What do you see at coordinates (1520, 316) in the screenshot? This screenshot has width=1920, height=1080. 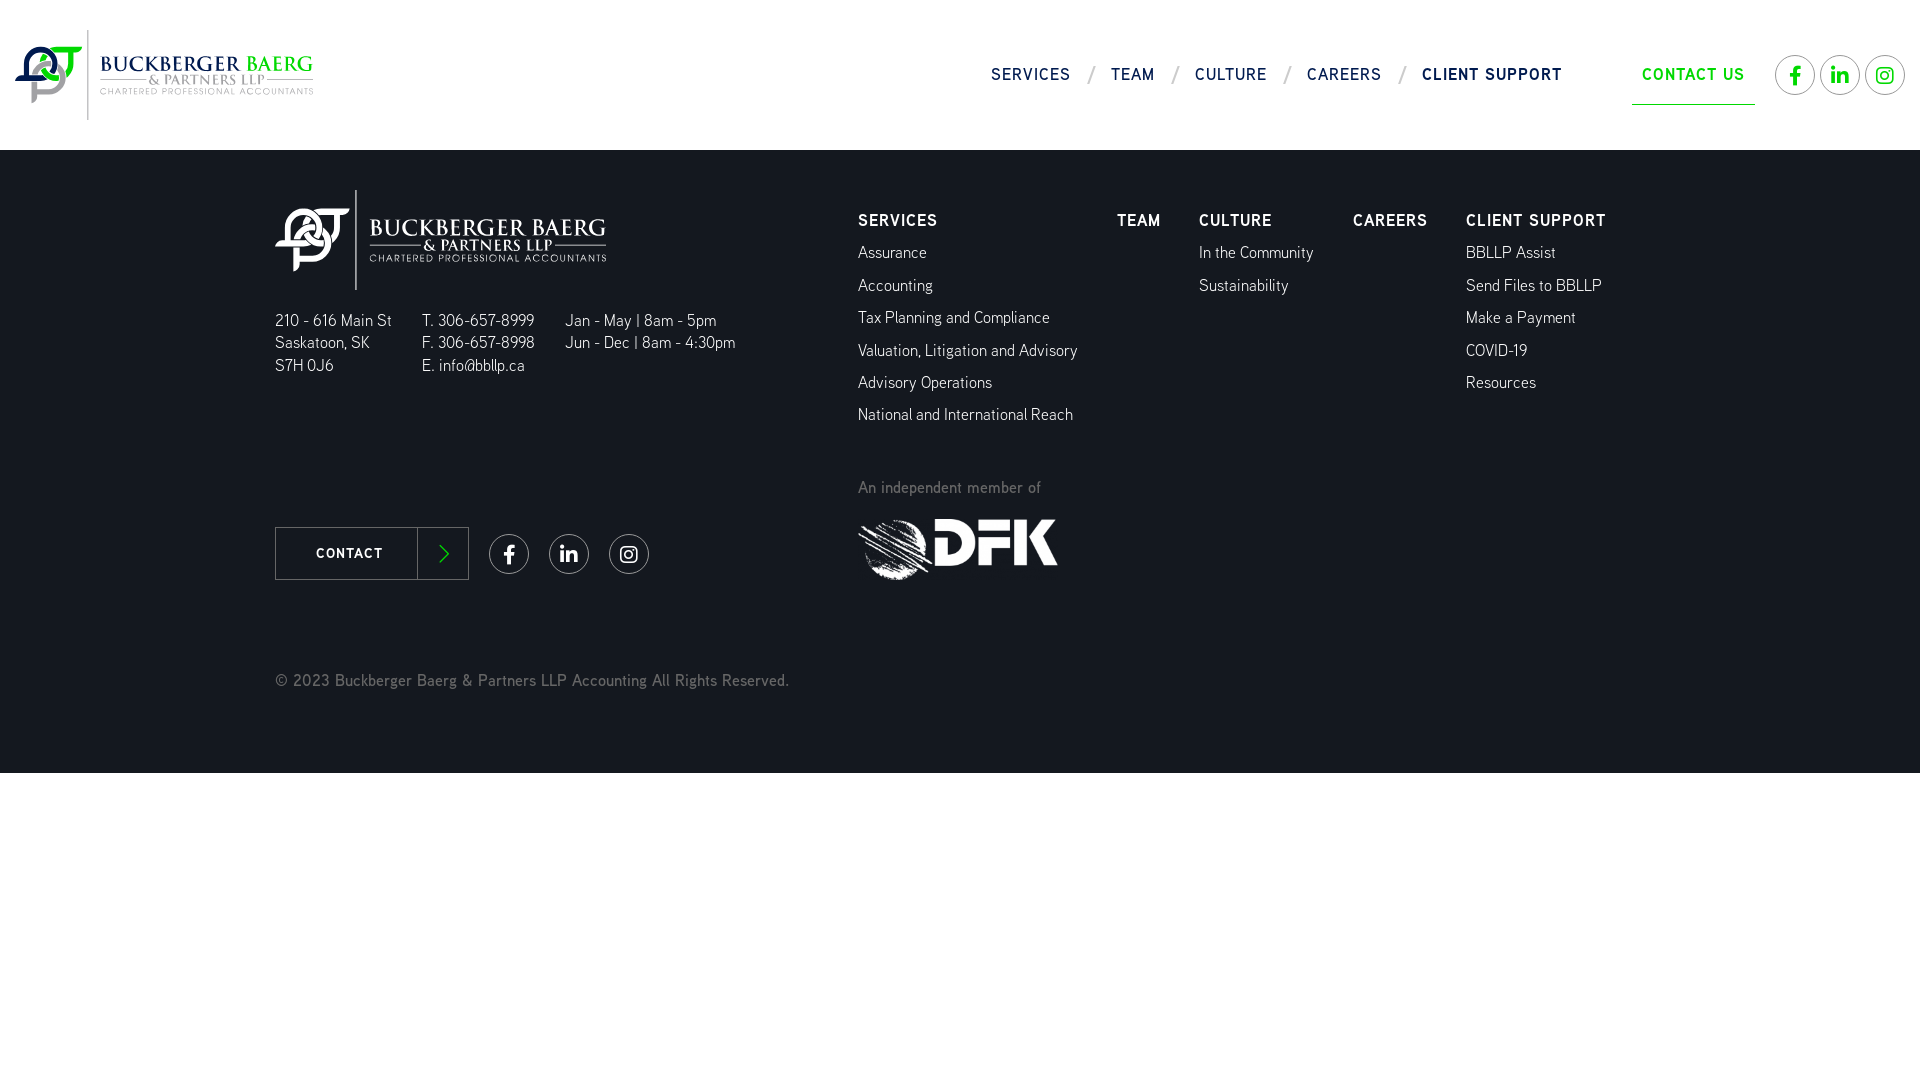 I see `'Make a Payment'` at bounding box center [1520, 316].